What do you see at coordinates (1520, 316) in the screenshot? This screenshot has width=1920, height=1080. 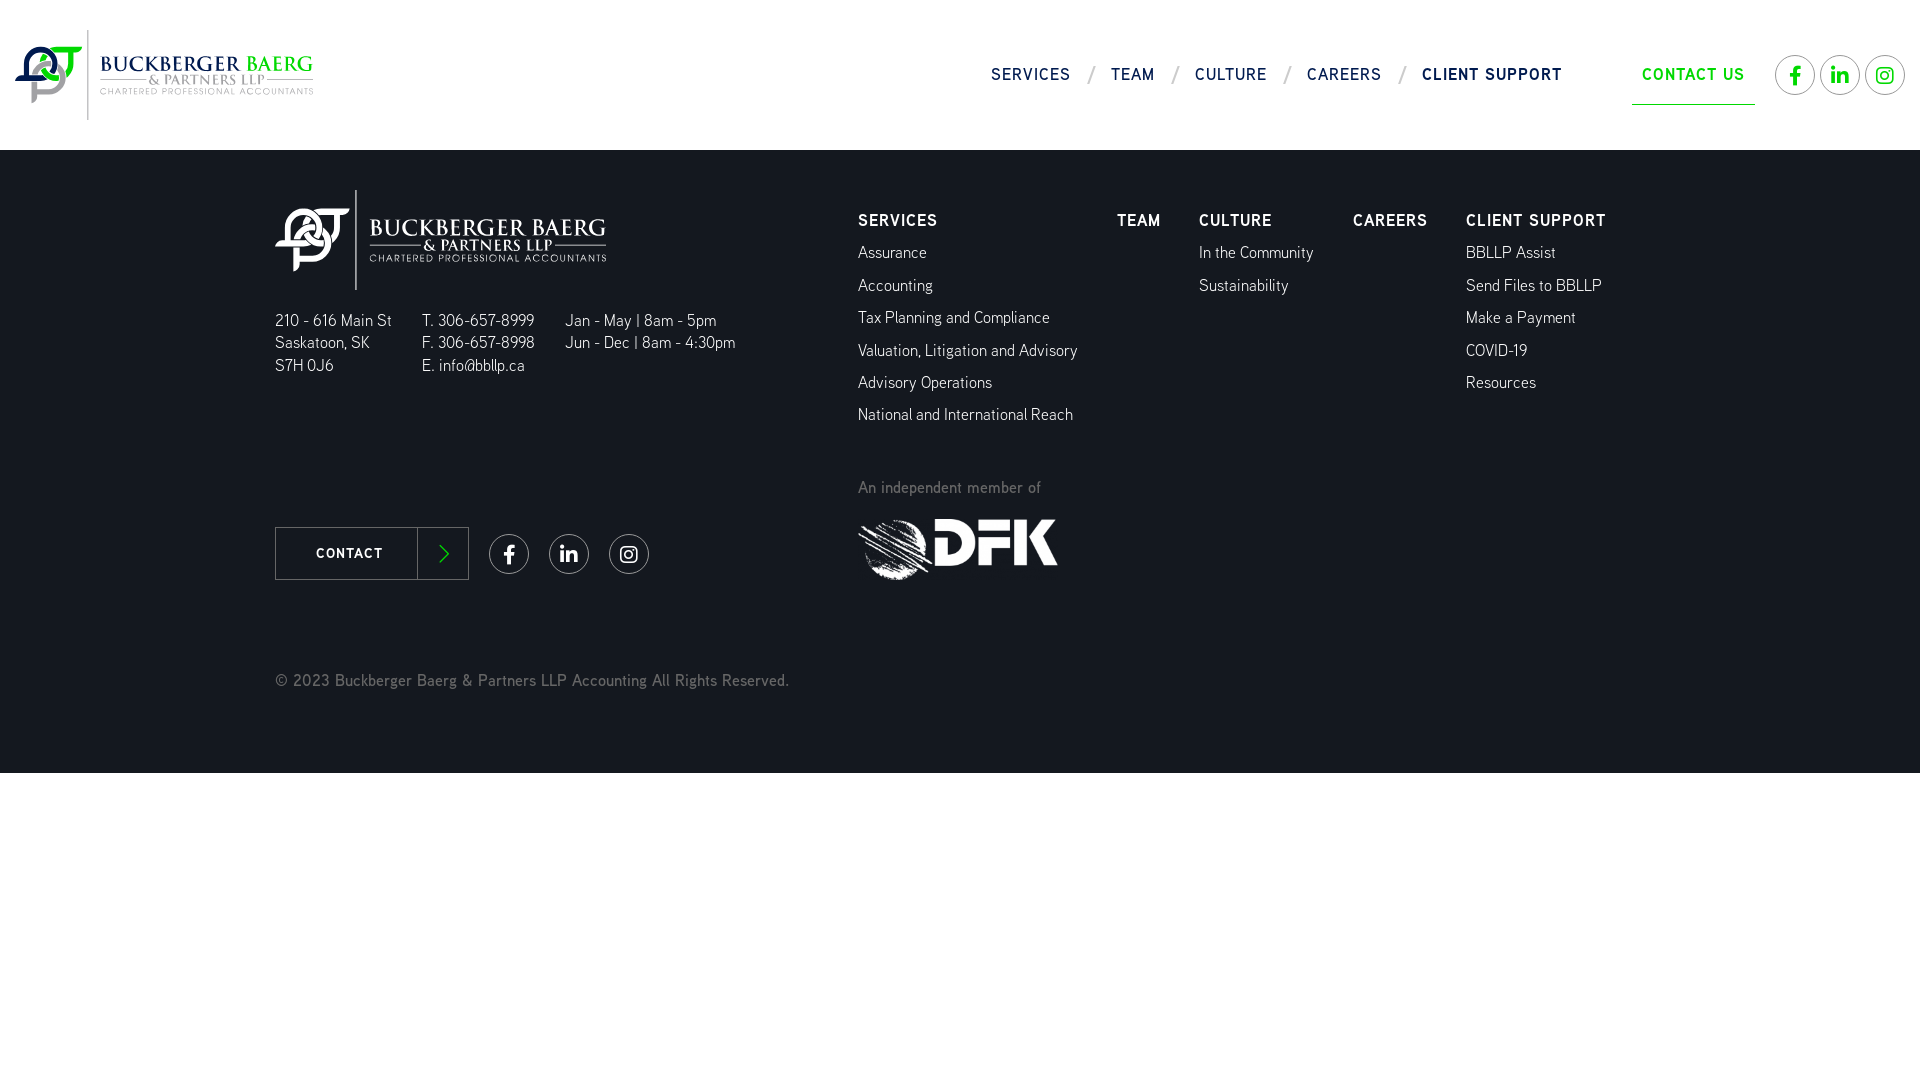 I see `'Make a Payment'` at bounding box center [1520, 316].